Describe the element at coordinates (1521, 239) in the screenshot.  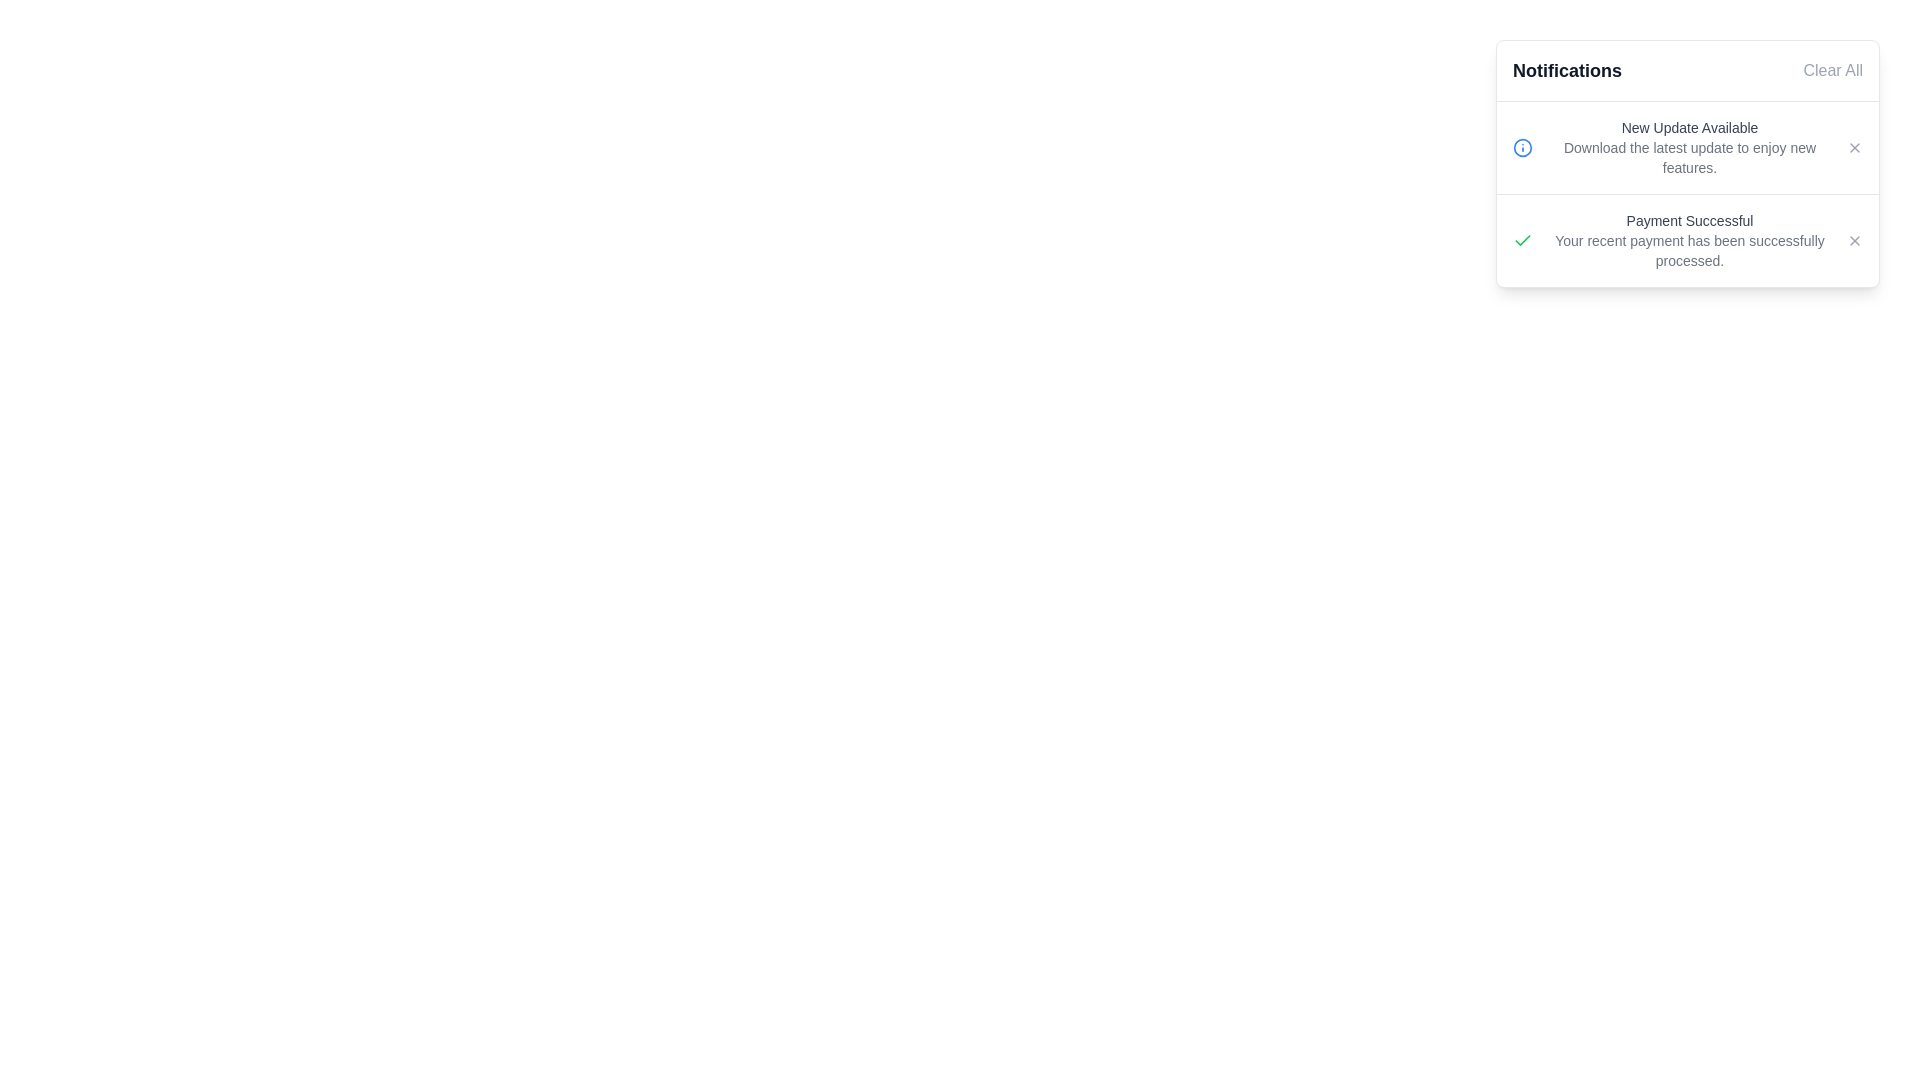
I see `the visual confirmation icon for a successful payment located in the 'Payment Successful' notification card, positioned to the left of the title text` at that location.